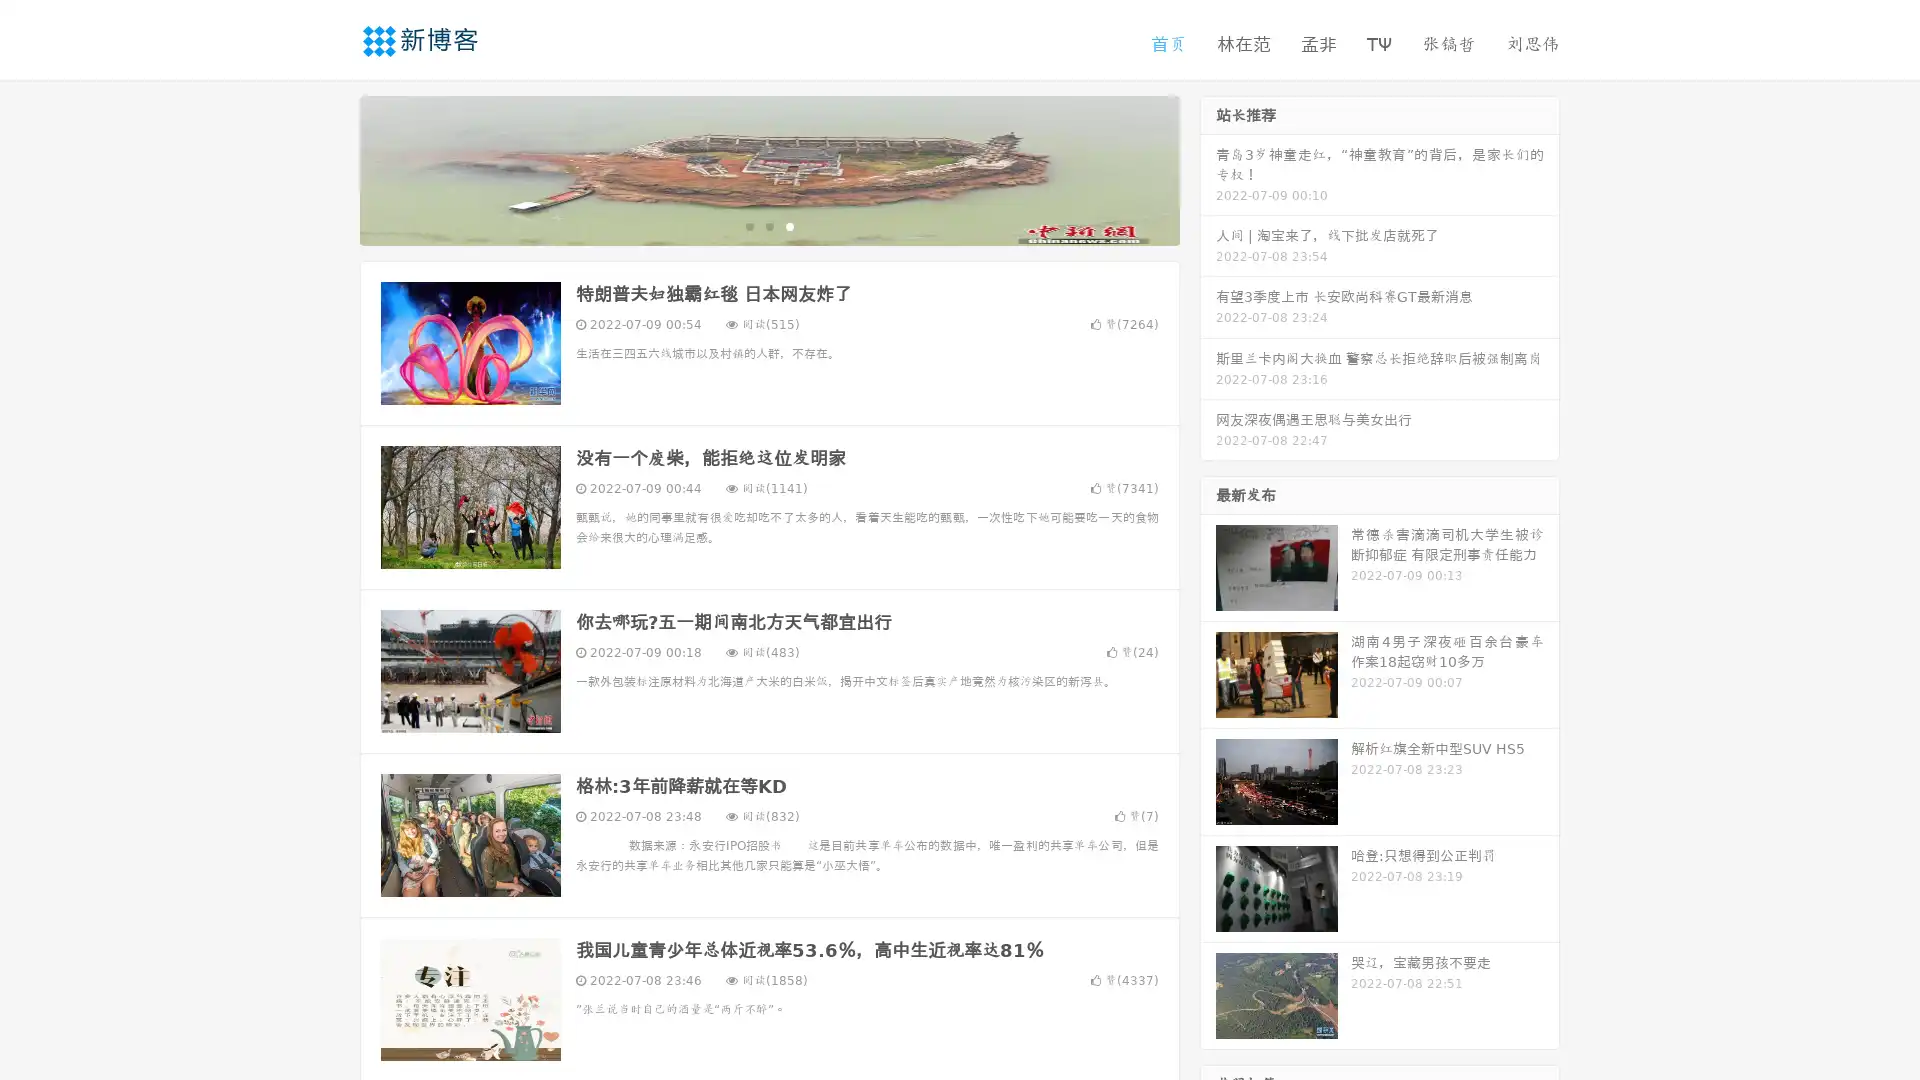  Describe the element at coordinates (789, 225) in the screenshot. I see `Go to slide 3` at that location.